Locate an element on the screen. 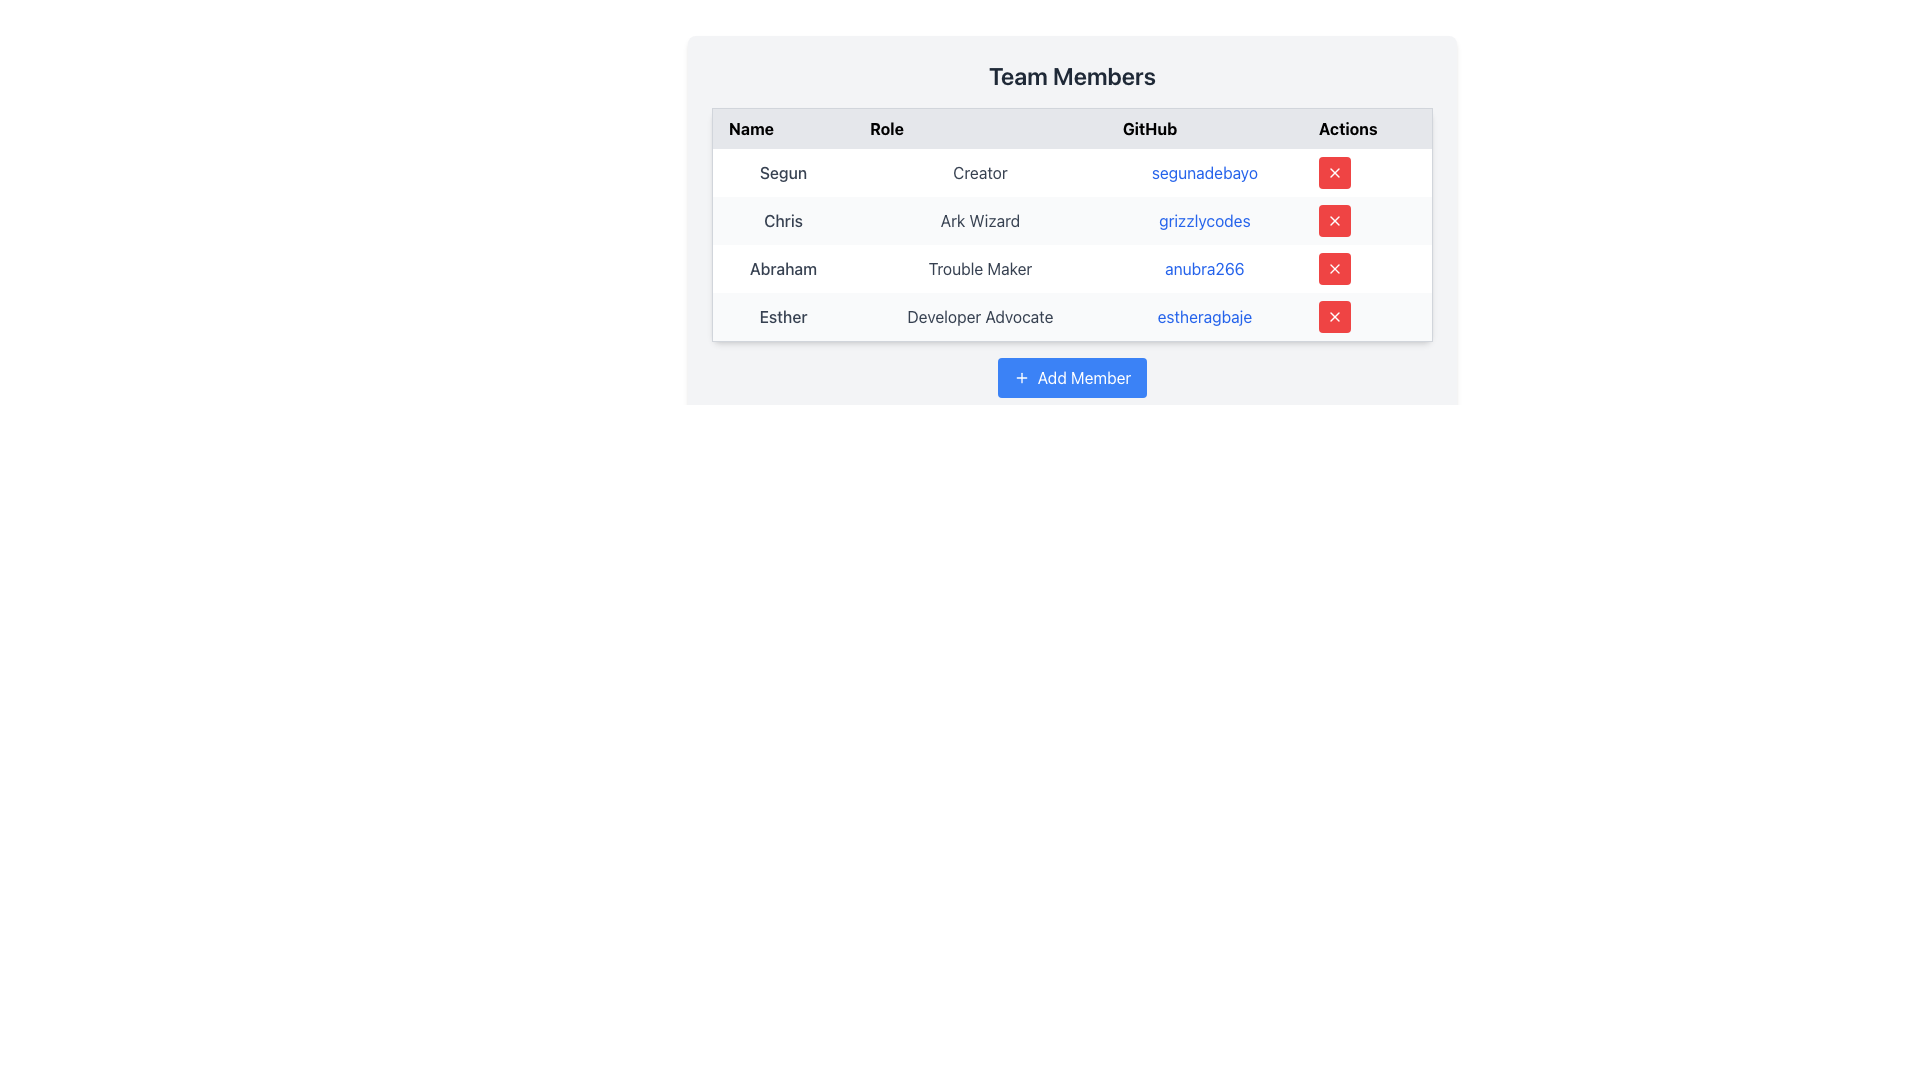 This screenshot has width=1920, height=1080. the last row in the 'Team Members' section of the table, which includes the name 'Esther', role 'Developer Advocate', GitHub username 'estheragbaje', and a red delete button with a white 'X' is located at coordinates (1071, 316).